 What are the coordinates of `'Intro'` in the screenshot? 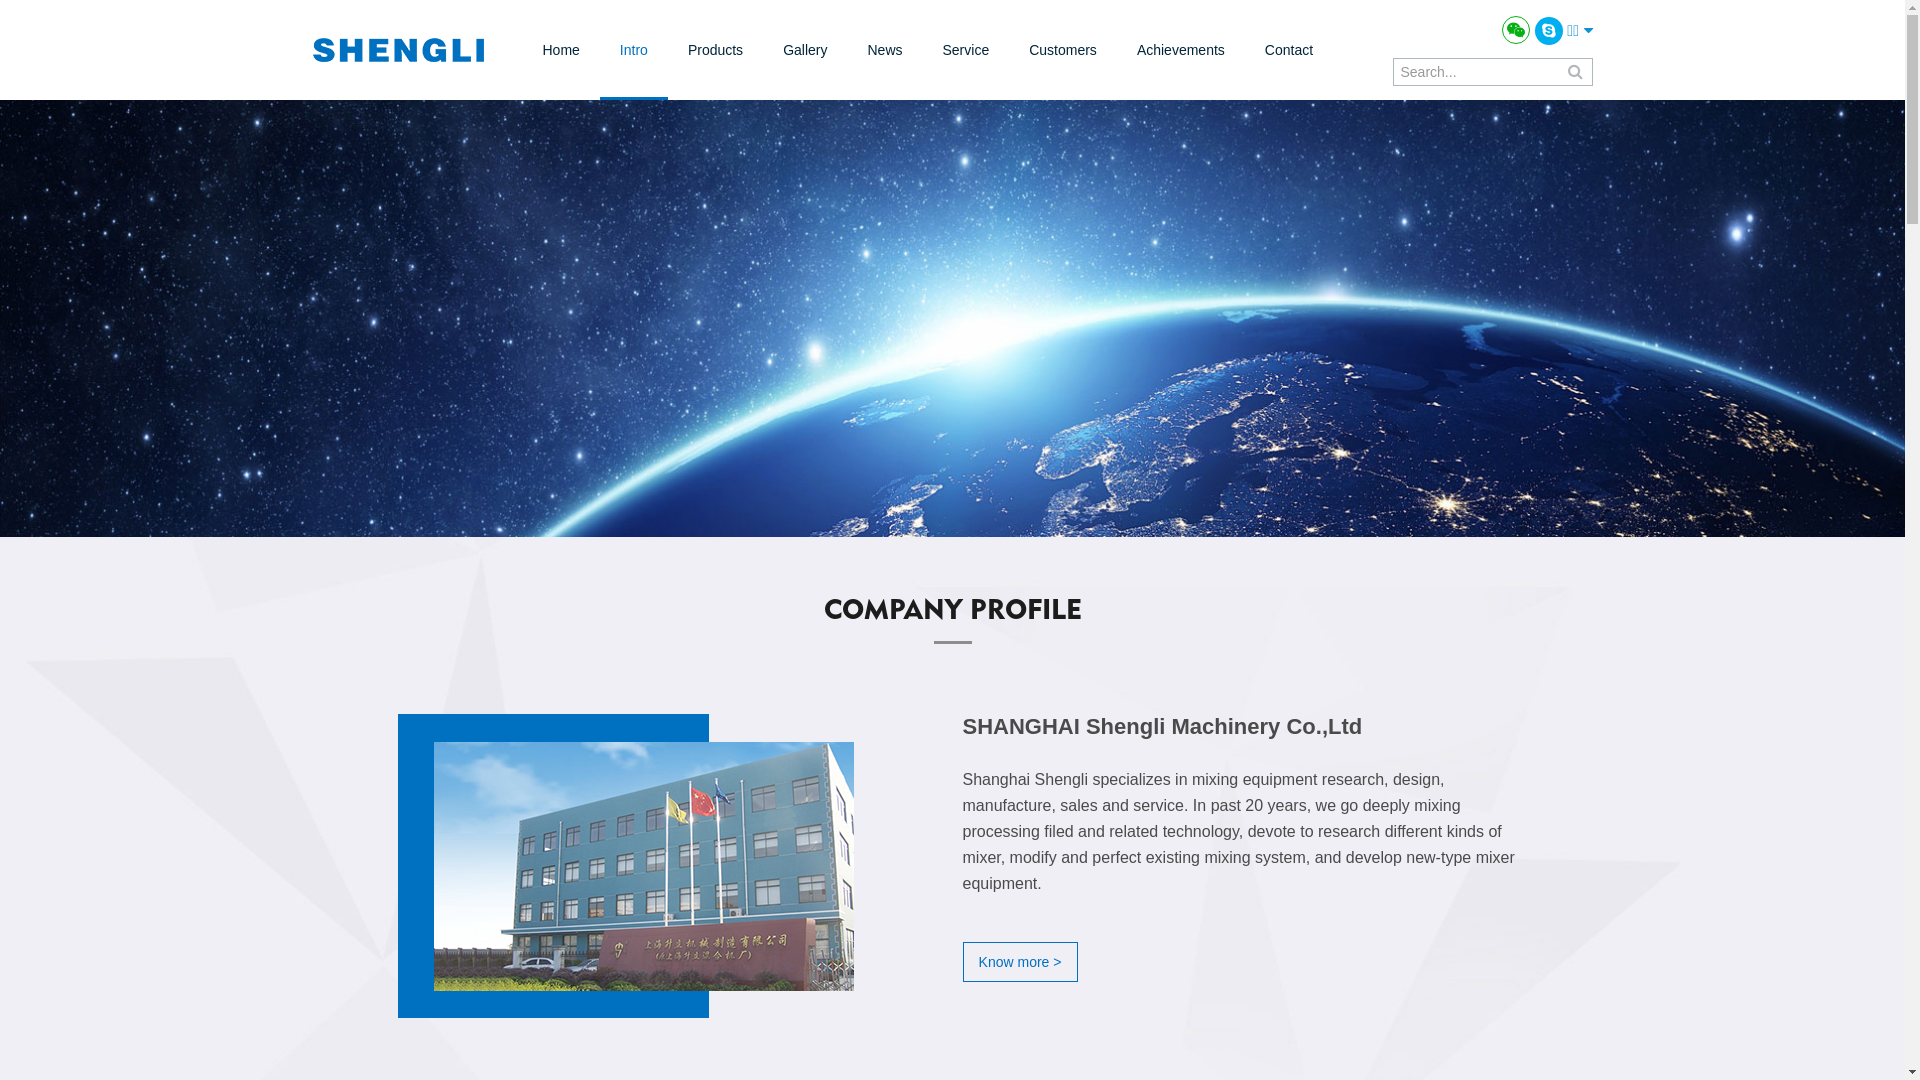 It's located at (632, 49).